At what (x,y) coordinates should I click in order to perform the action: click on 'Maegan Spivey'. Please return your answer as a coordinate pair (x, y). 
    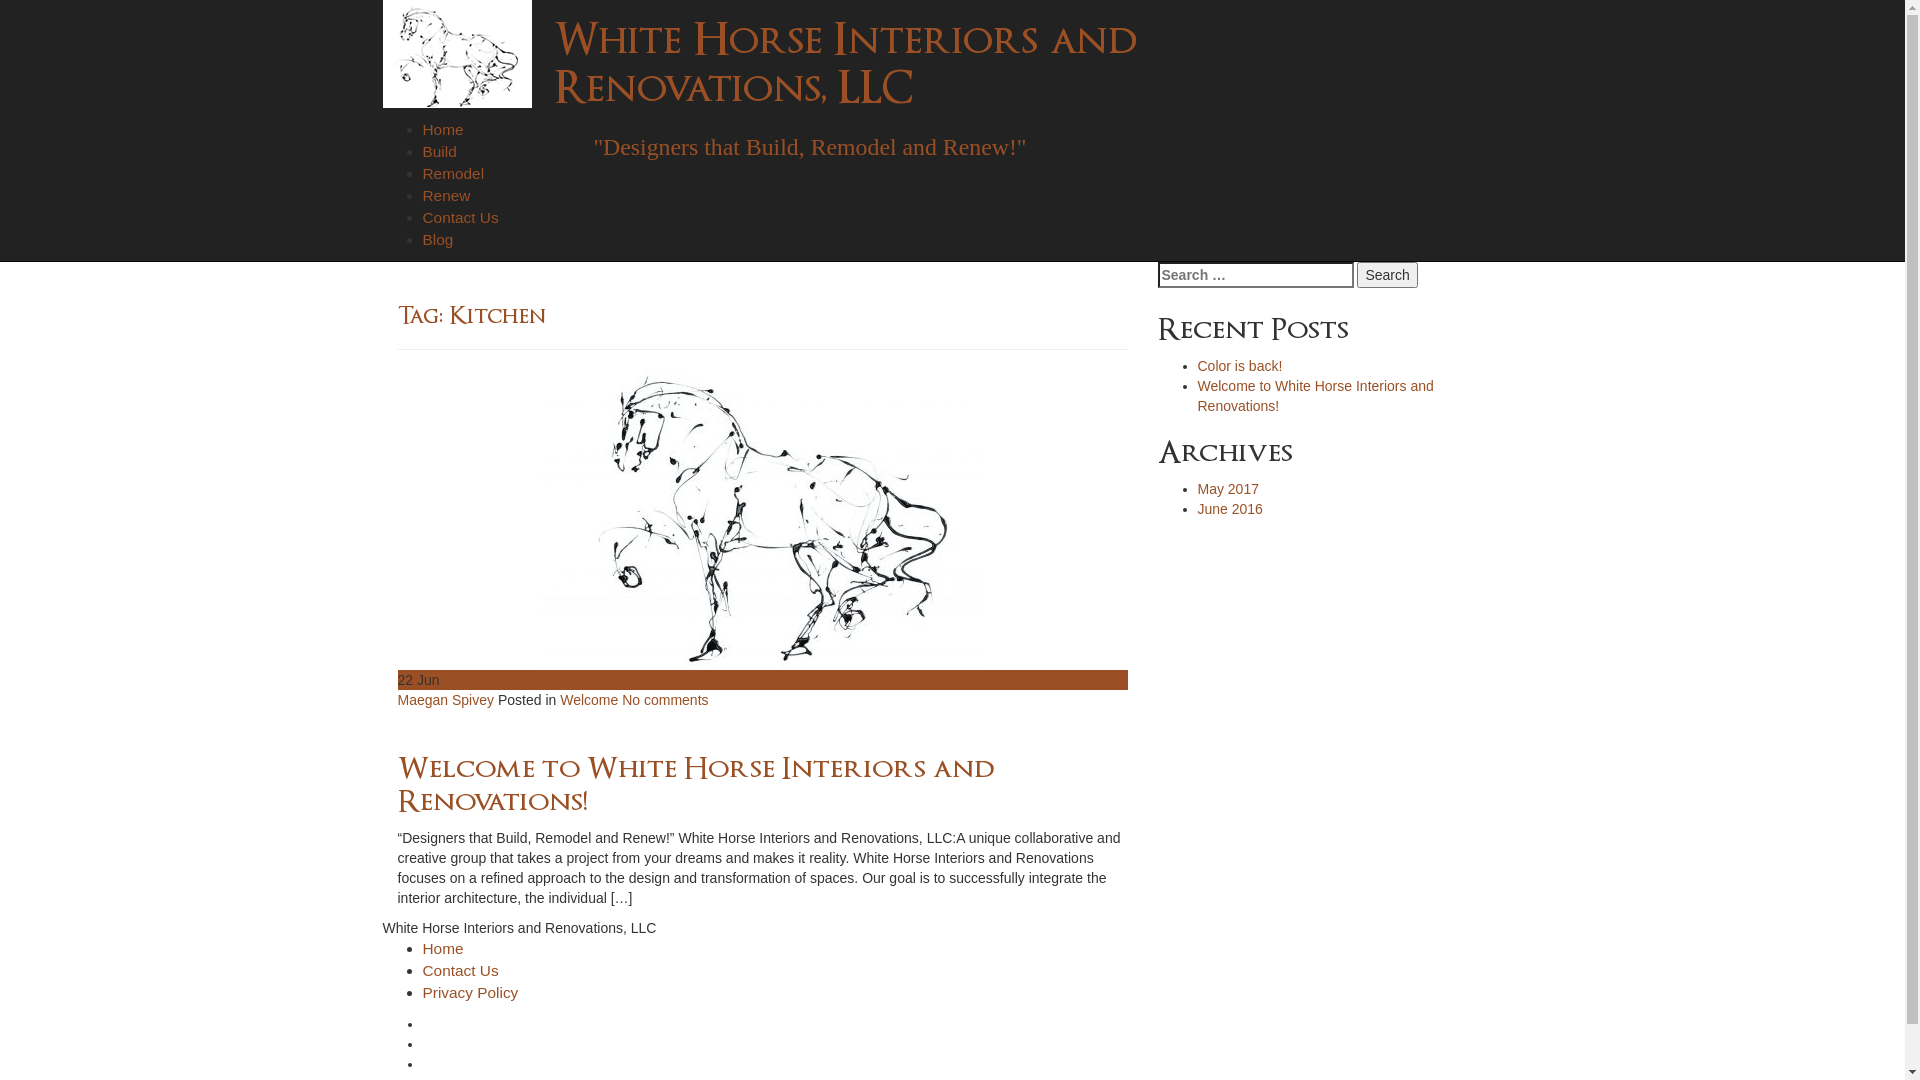
    Looking at the image, I should click on (446, 698).